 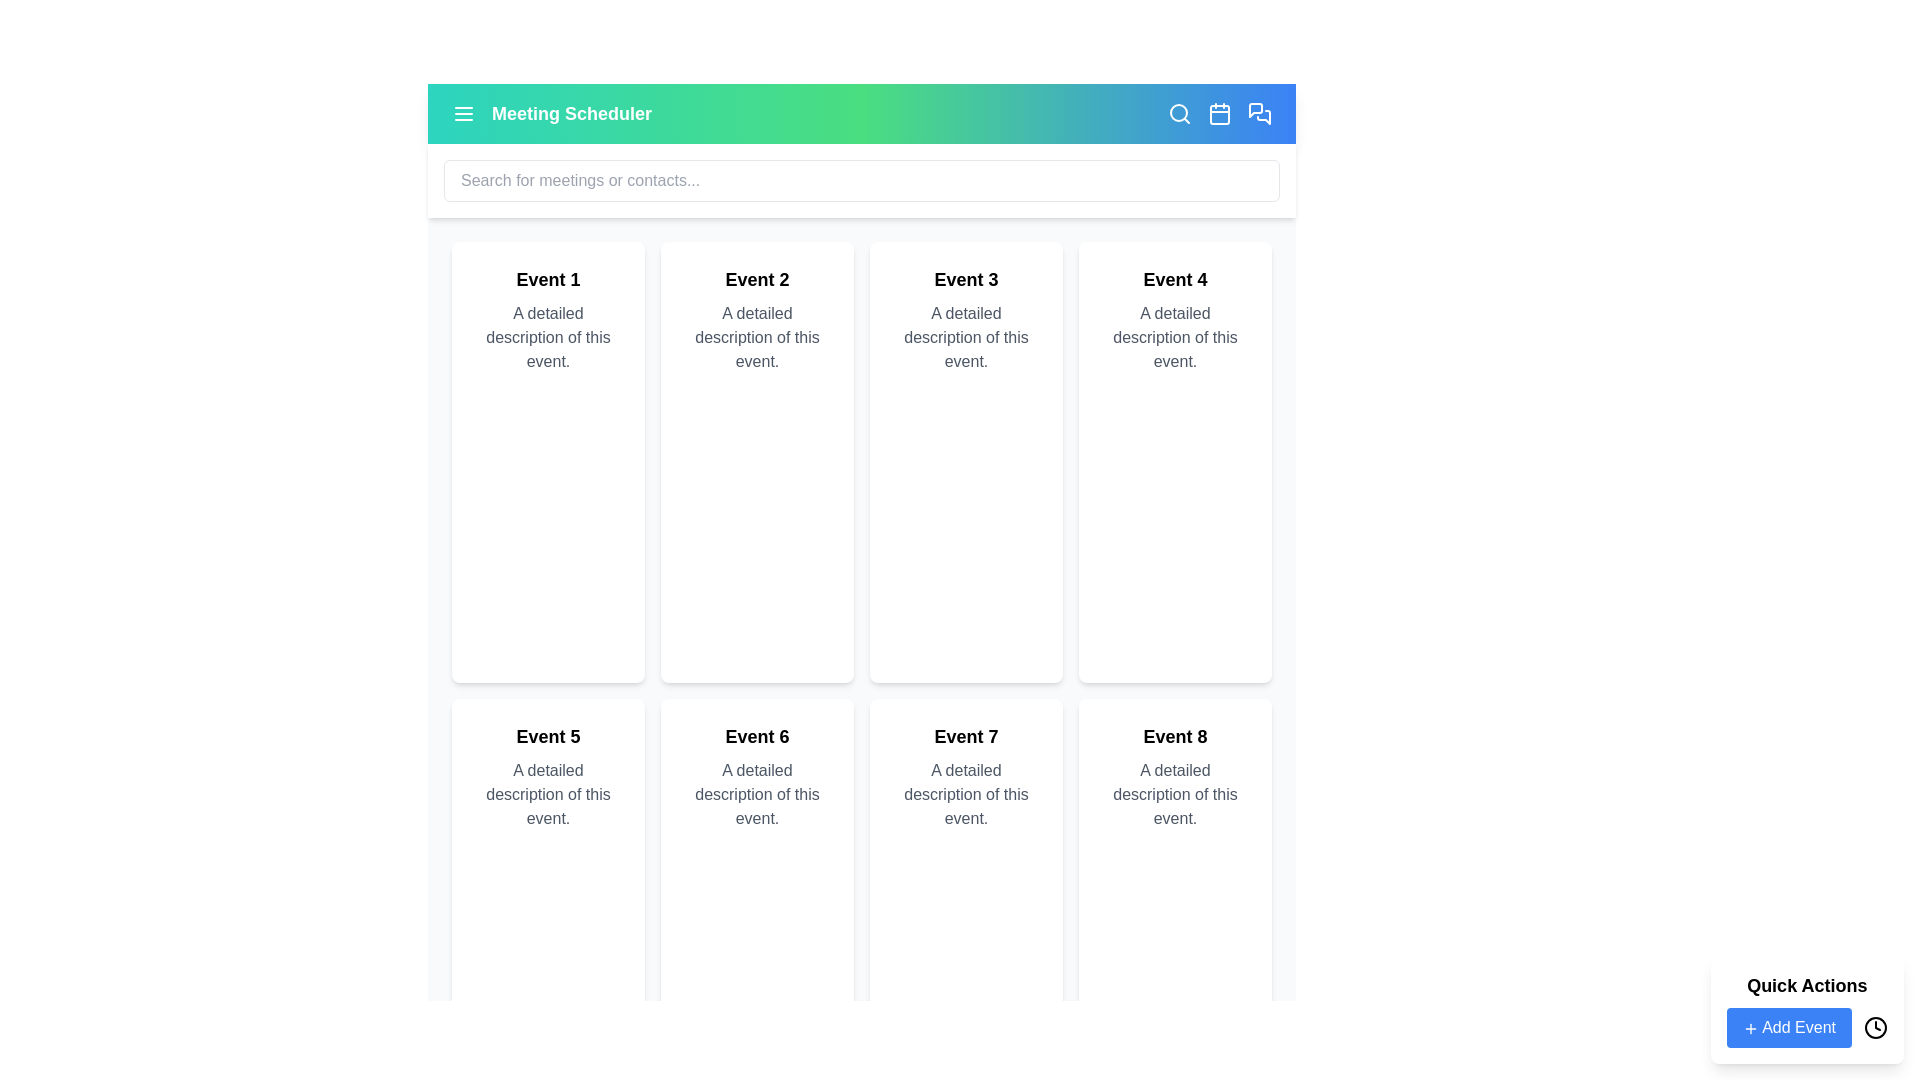 What do you see at coordinates (966, 462) in the screenshot?
I see `the informational card that presents details about 'Event 3', located in the third column of the first row in a 4-column grid layout` at bounding box center [966, 462].